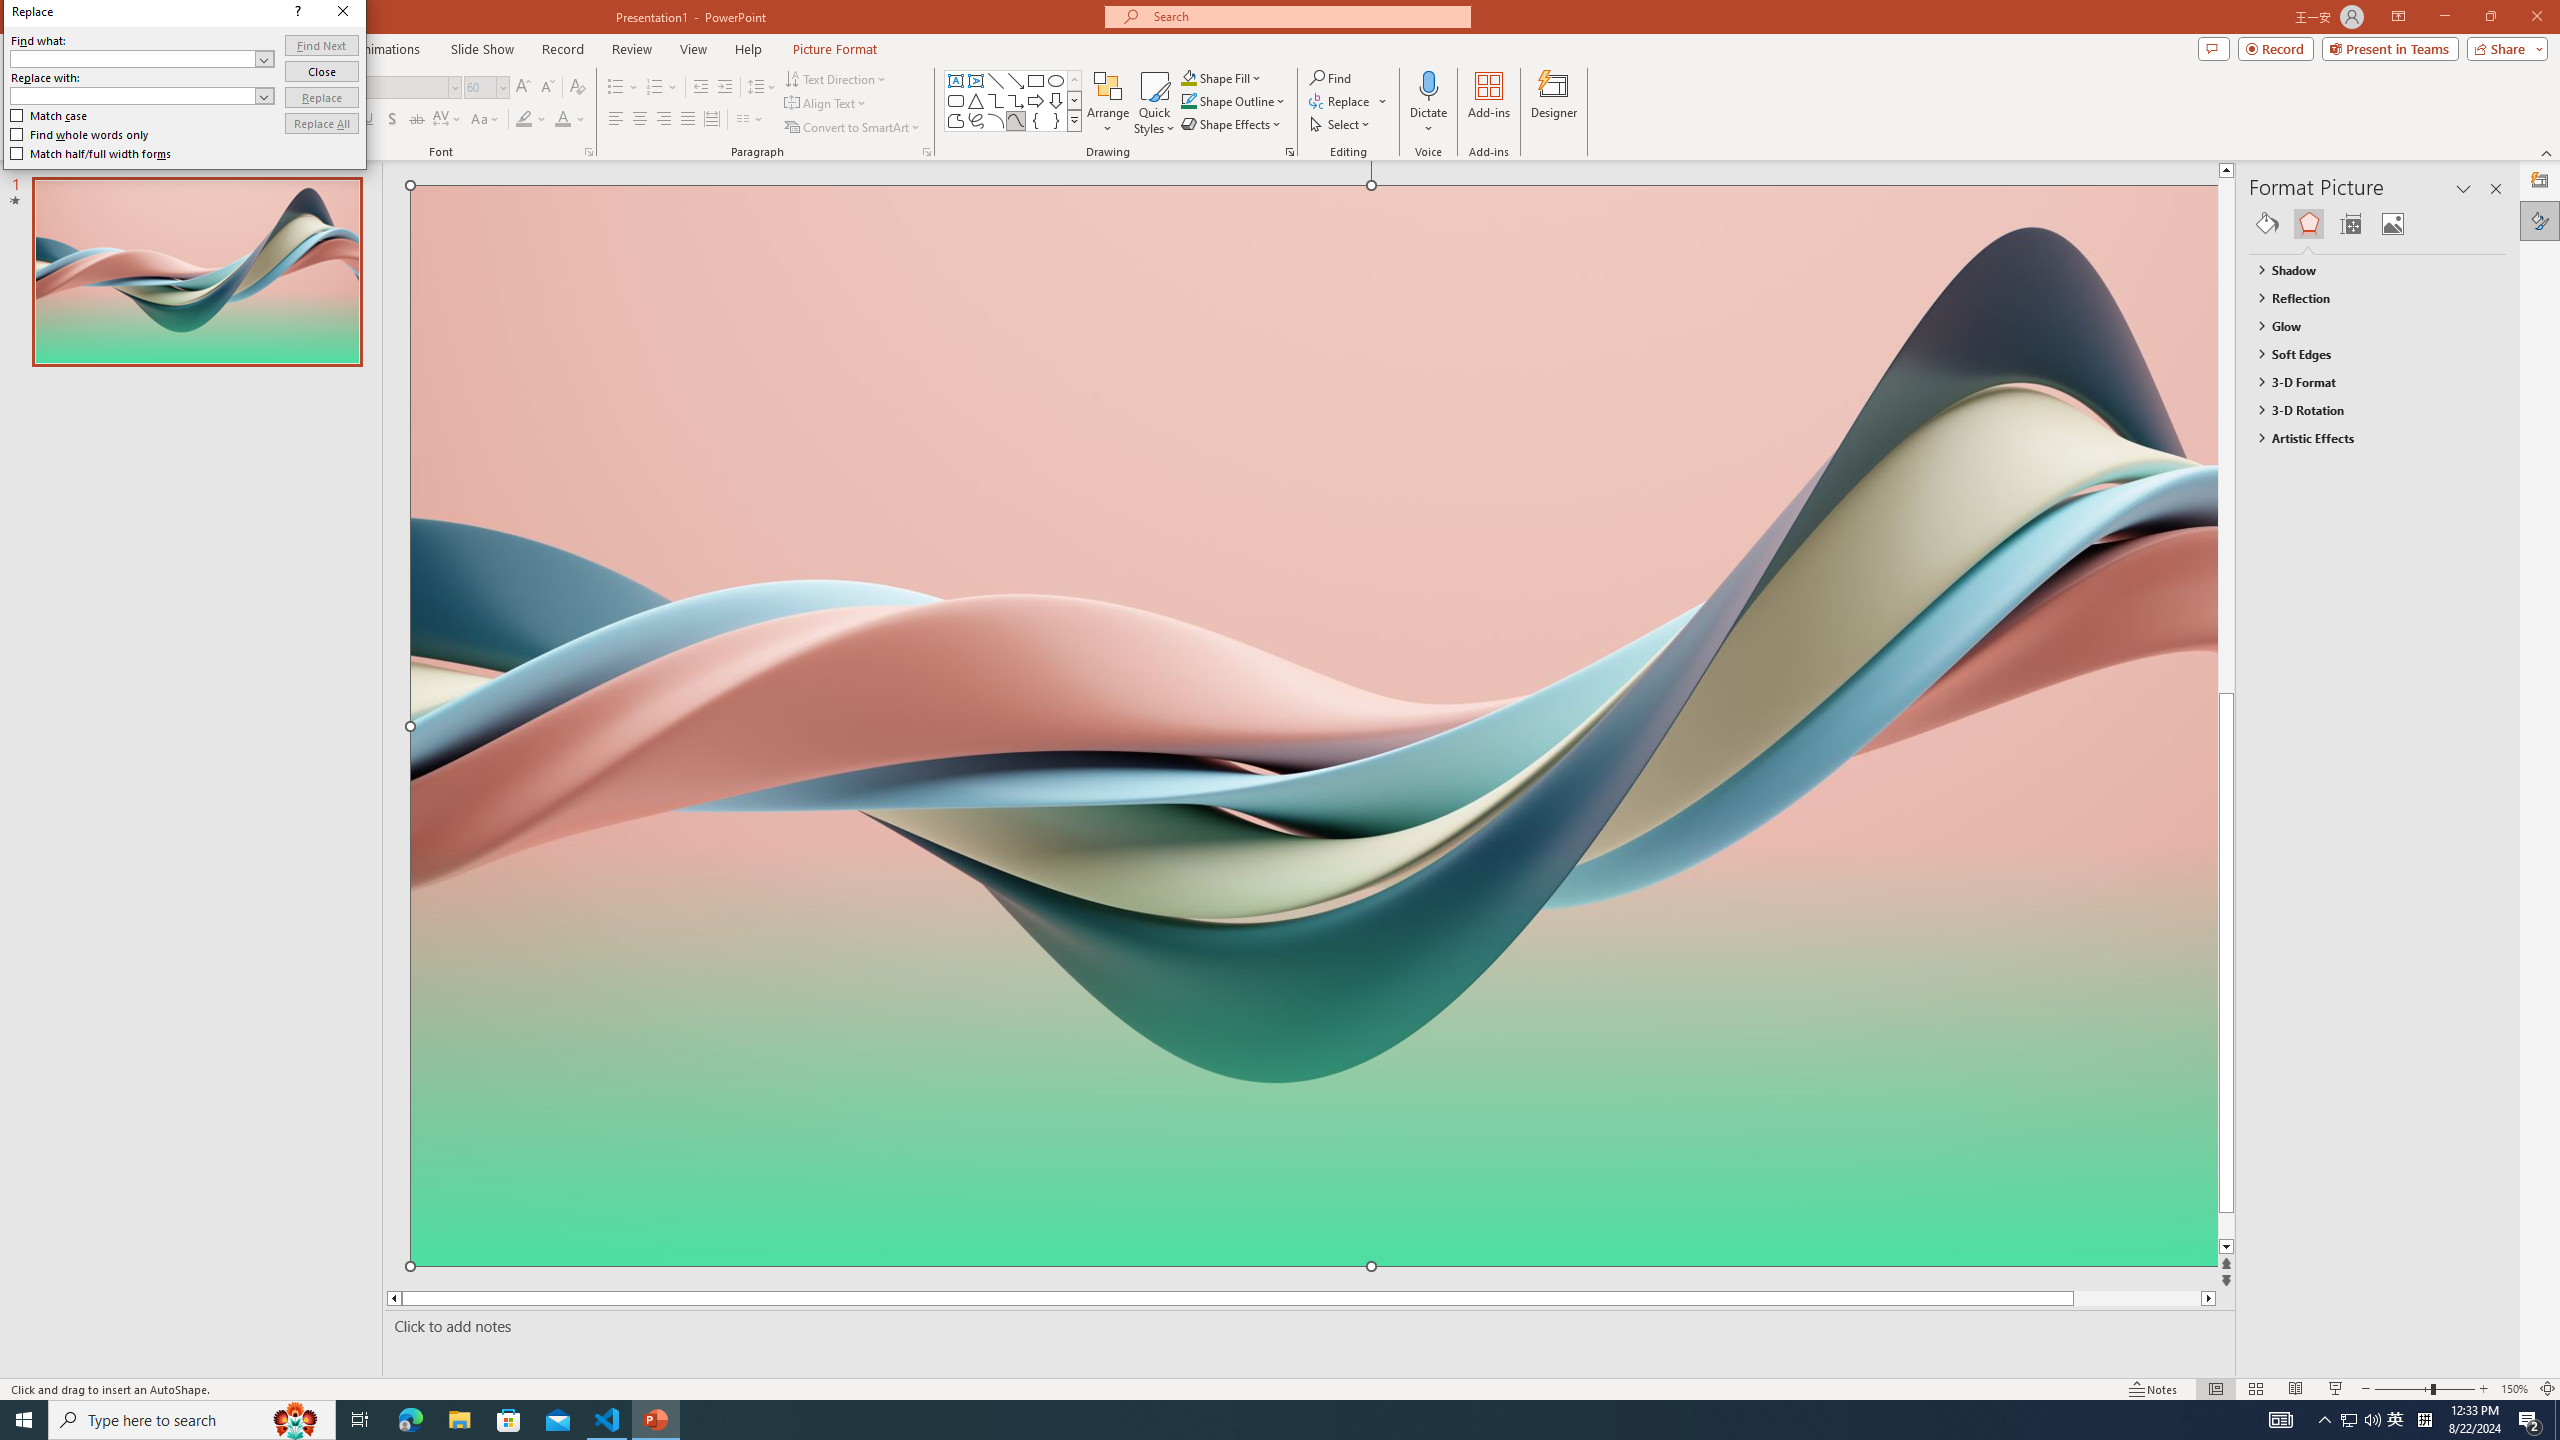 The width and height of the screenshot is (2560, 1440). Describe the element at coordinates (322, 96) in the screenshot. I see `'Replace'` at that location.